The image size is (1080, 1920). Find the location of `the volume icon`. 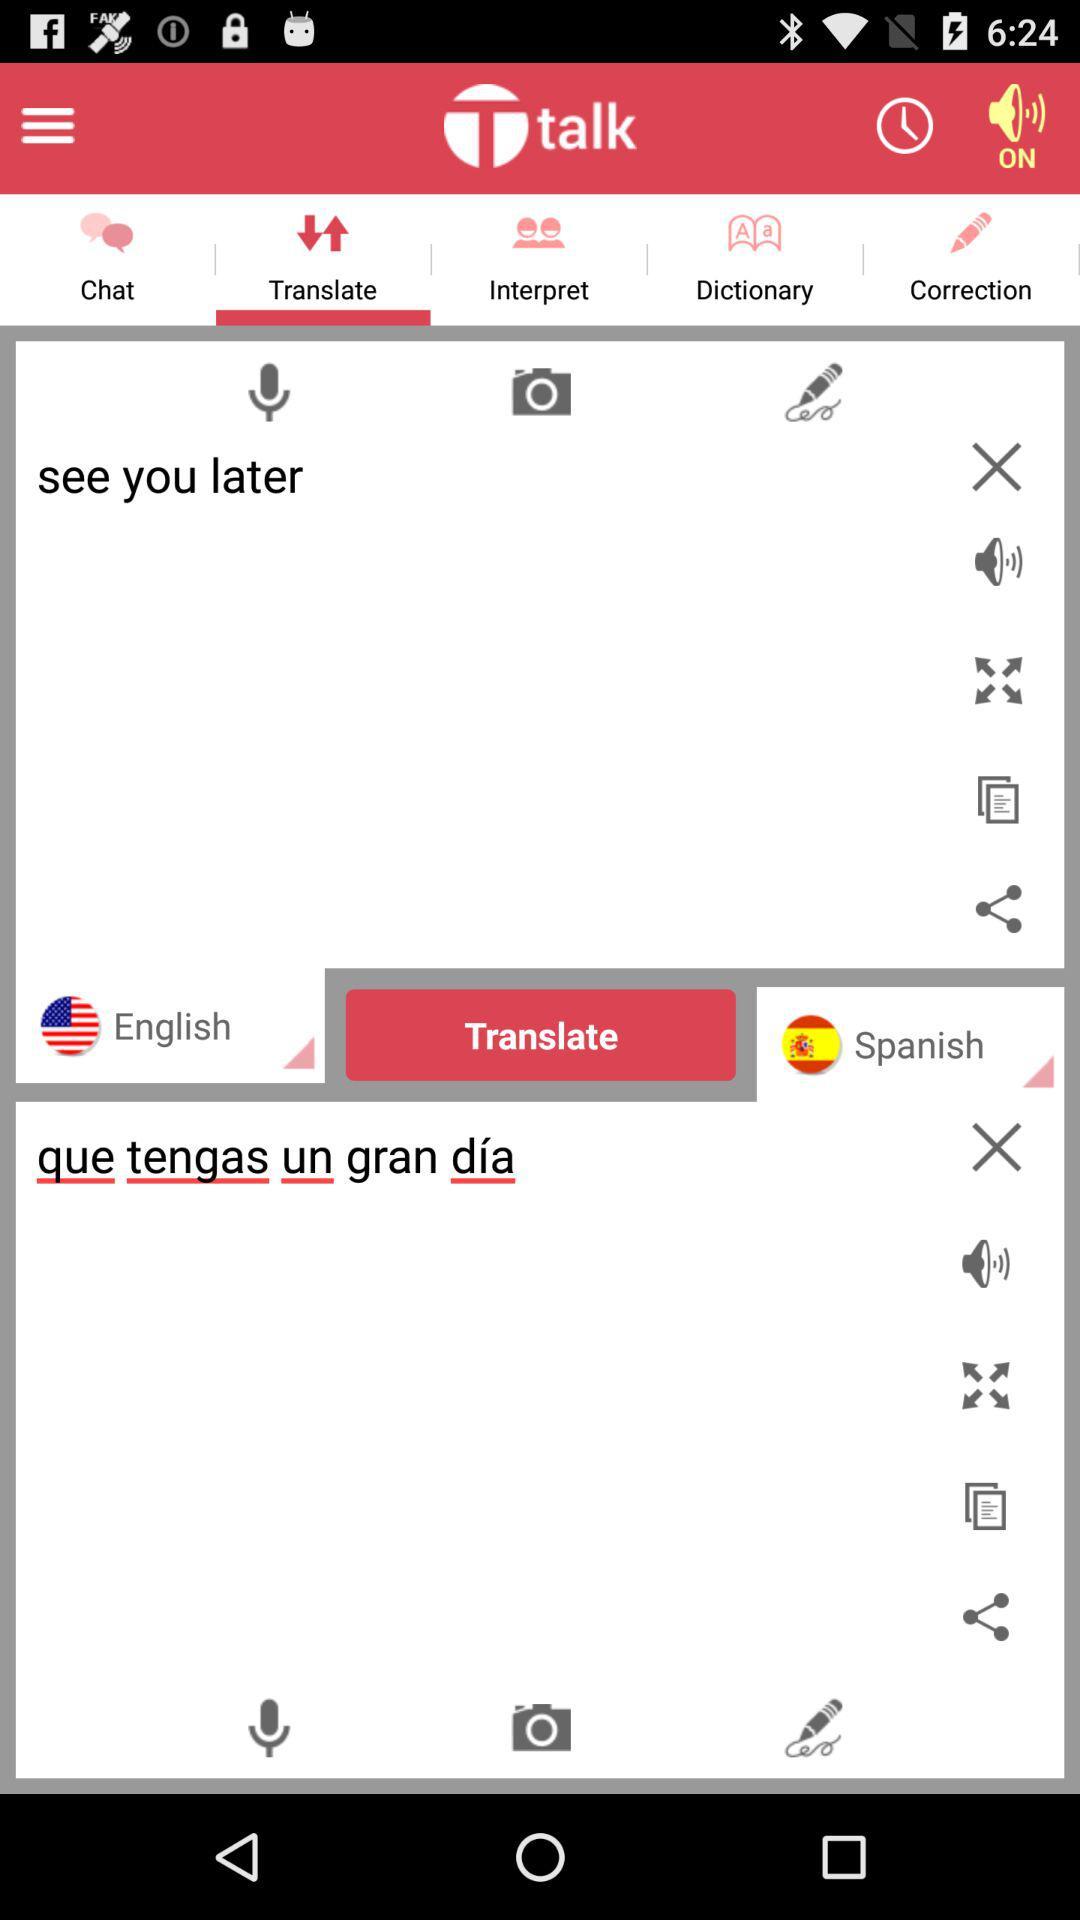

the volume icon is located at coordinates (998, 588).